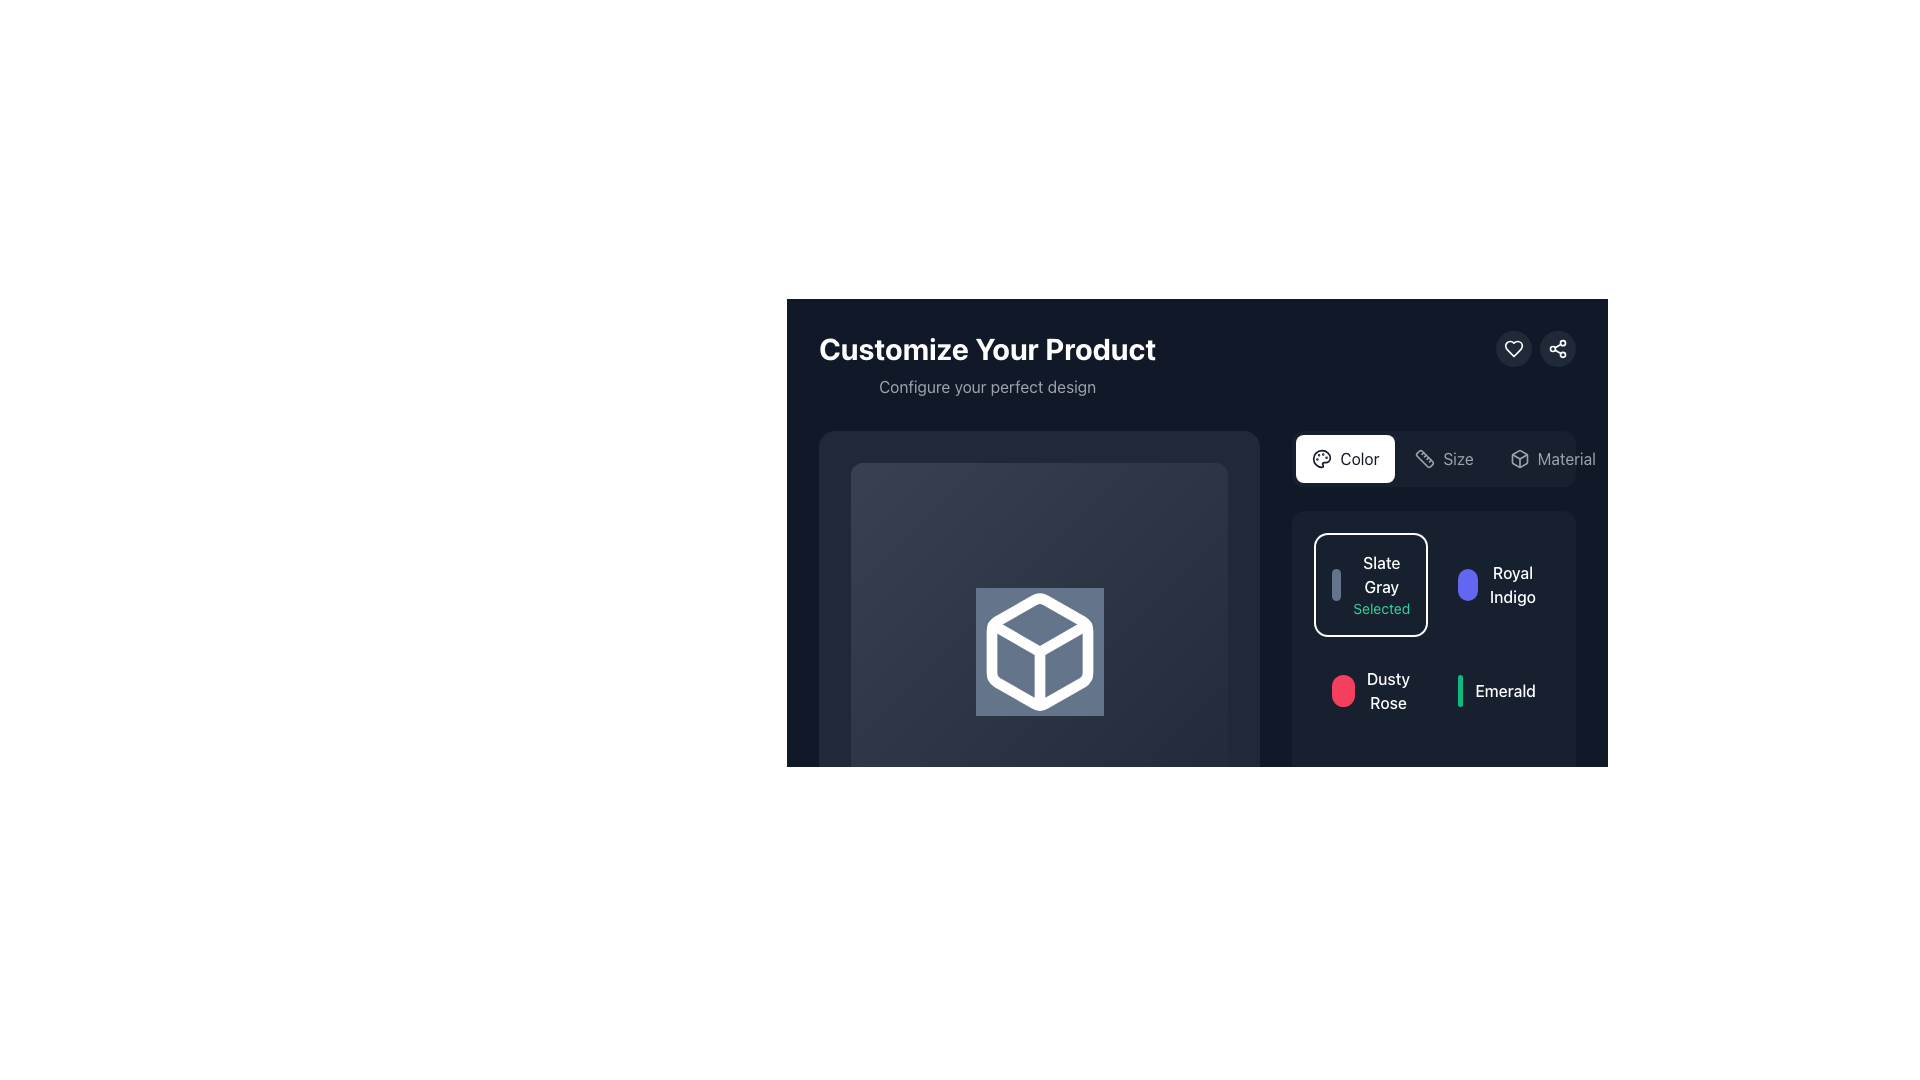 This screenshot has height=1080, width=1920. Describe the element at coordinates (1424, 459) in the screenshot. I see `the ruler icon located in the horizontal menu bar on the right side of the interface, which is the second icon between 'Color' and 'Material'` at that location.